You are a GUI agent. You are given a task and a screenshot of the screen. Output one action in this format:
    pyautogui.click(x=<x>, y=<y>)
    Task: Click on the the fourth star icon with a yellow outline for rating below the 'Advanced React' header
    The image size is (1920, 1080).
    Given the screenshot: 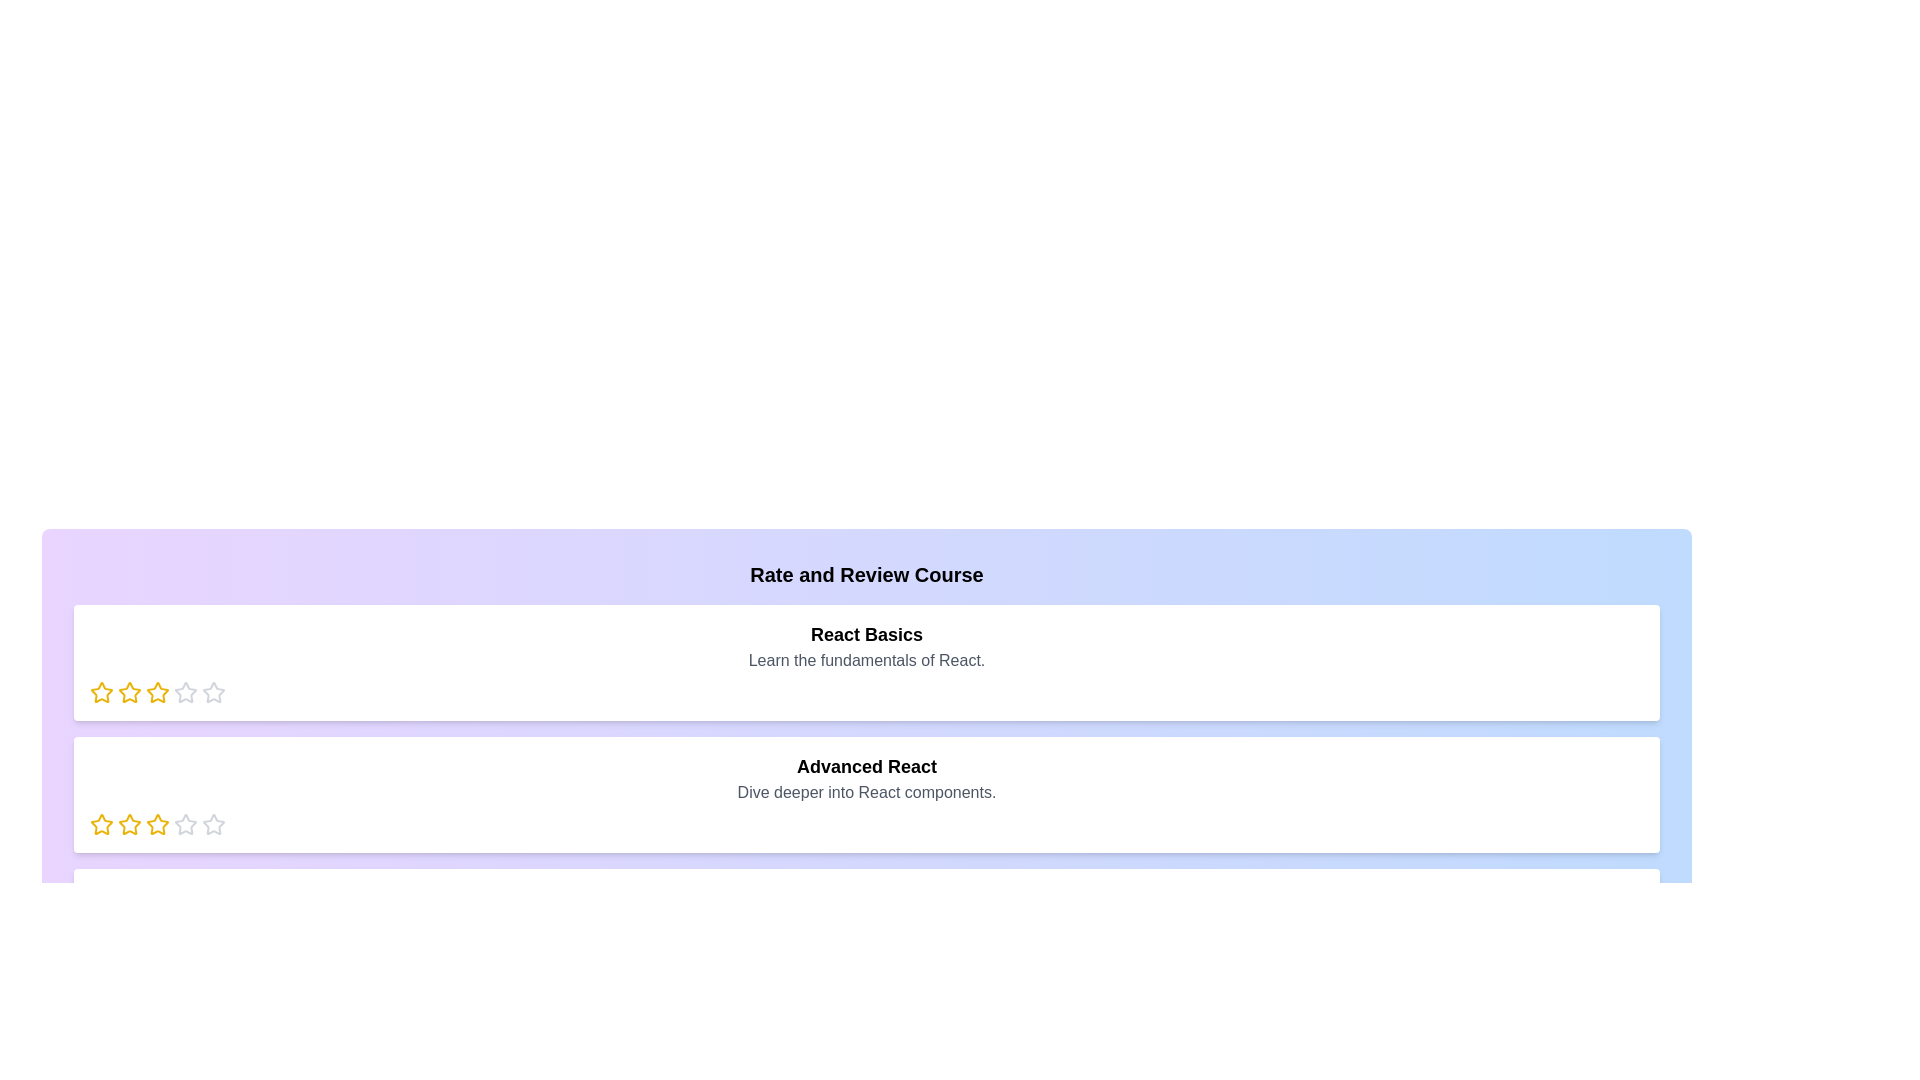 What is the action you would take?
    pyautogui.click(x=157, y=825)
    